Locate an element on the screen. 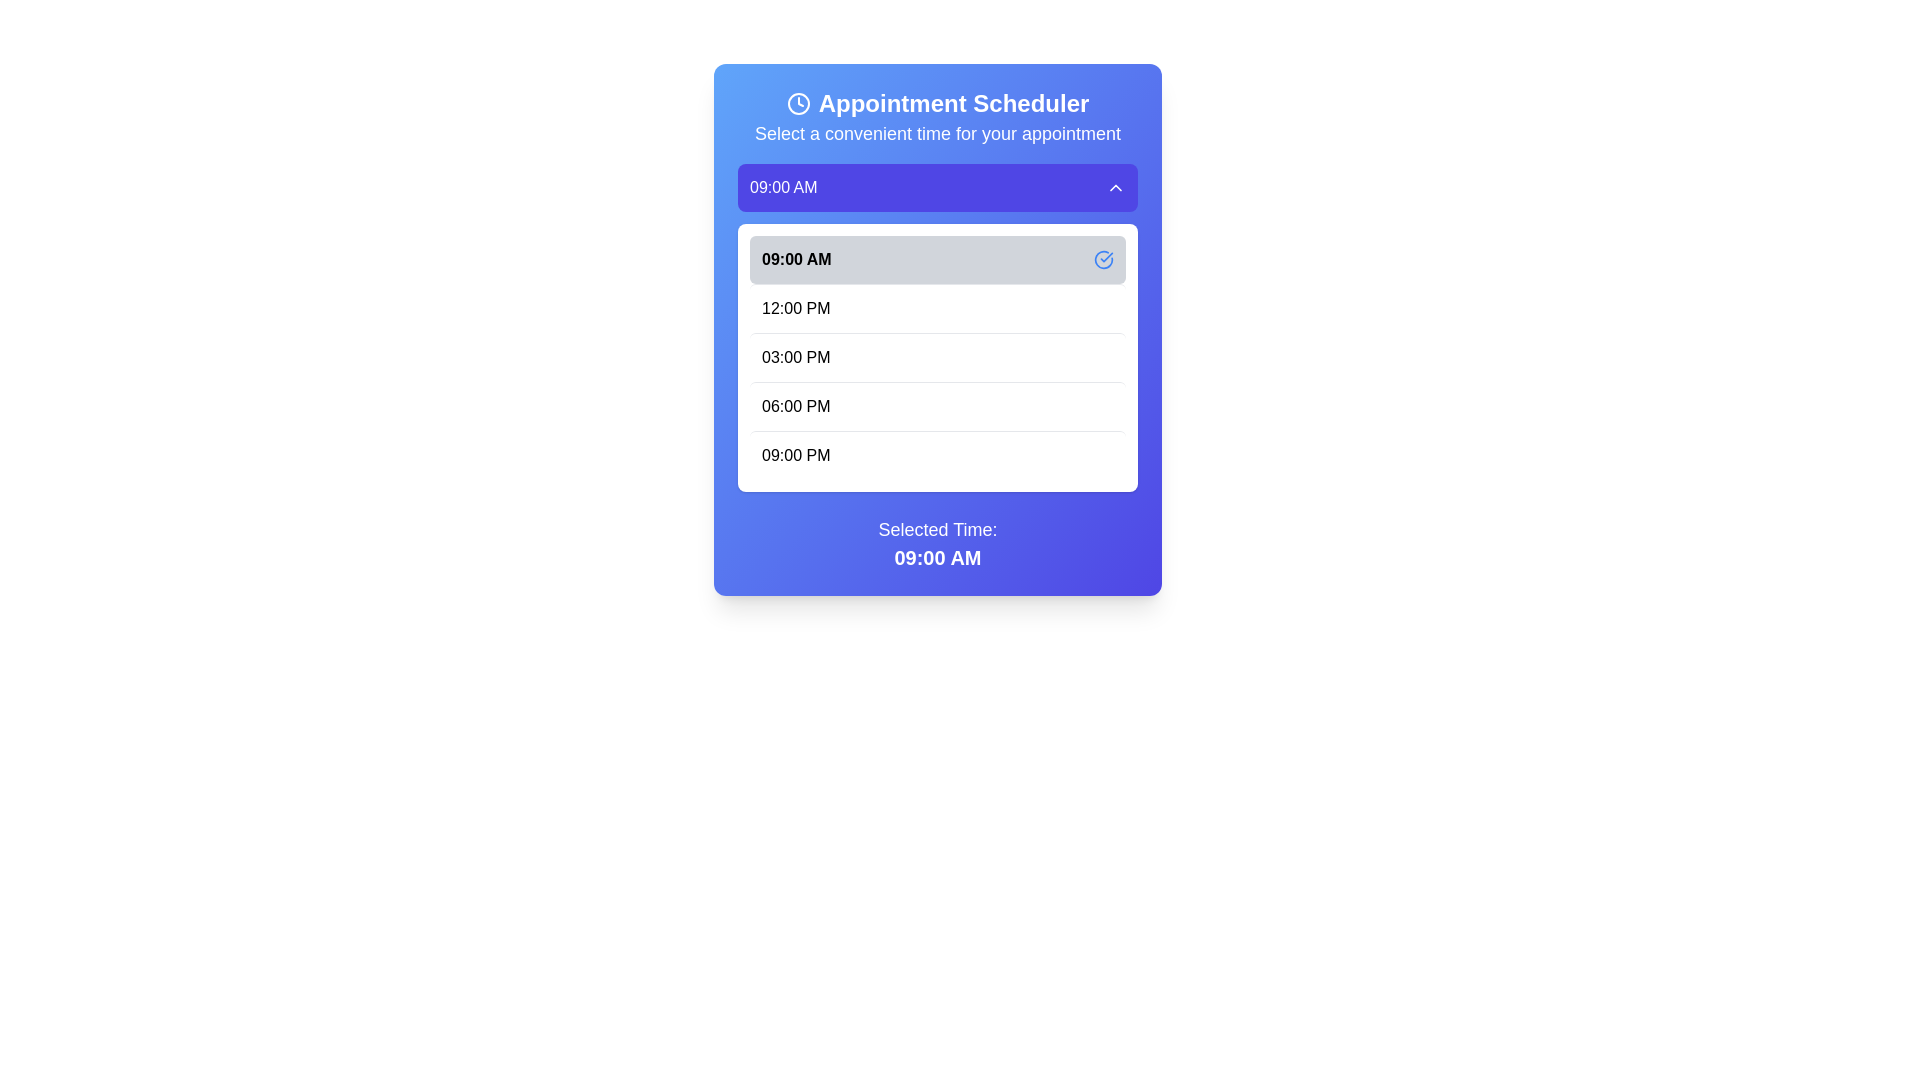 Image resolution: width=1920 pixels, height=1080 pixels. the heading element that serves as the title of the interface, located at the top of the box above the subtitle 'Select a convenient time for your appointment' is located at coordinates (936, 104).